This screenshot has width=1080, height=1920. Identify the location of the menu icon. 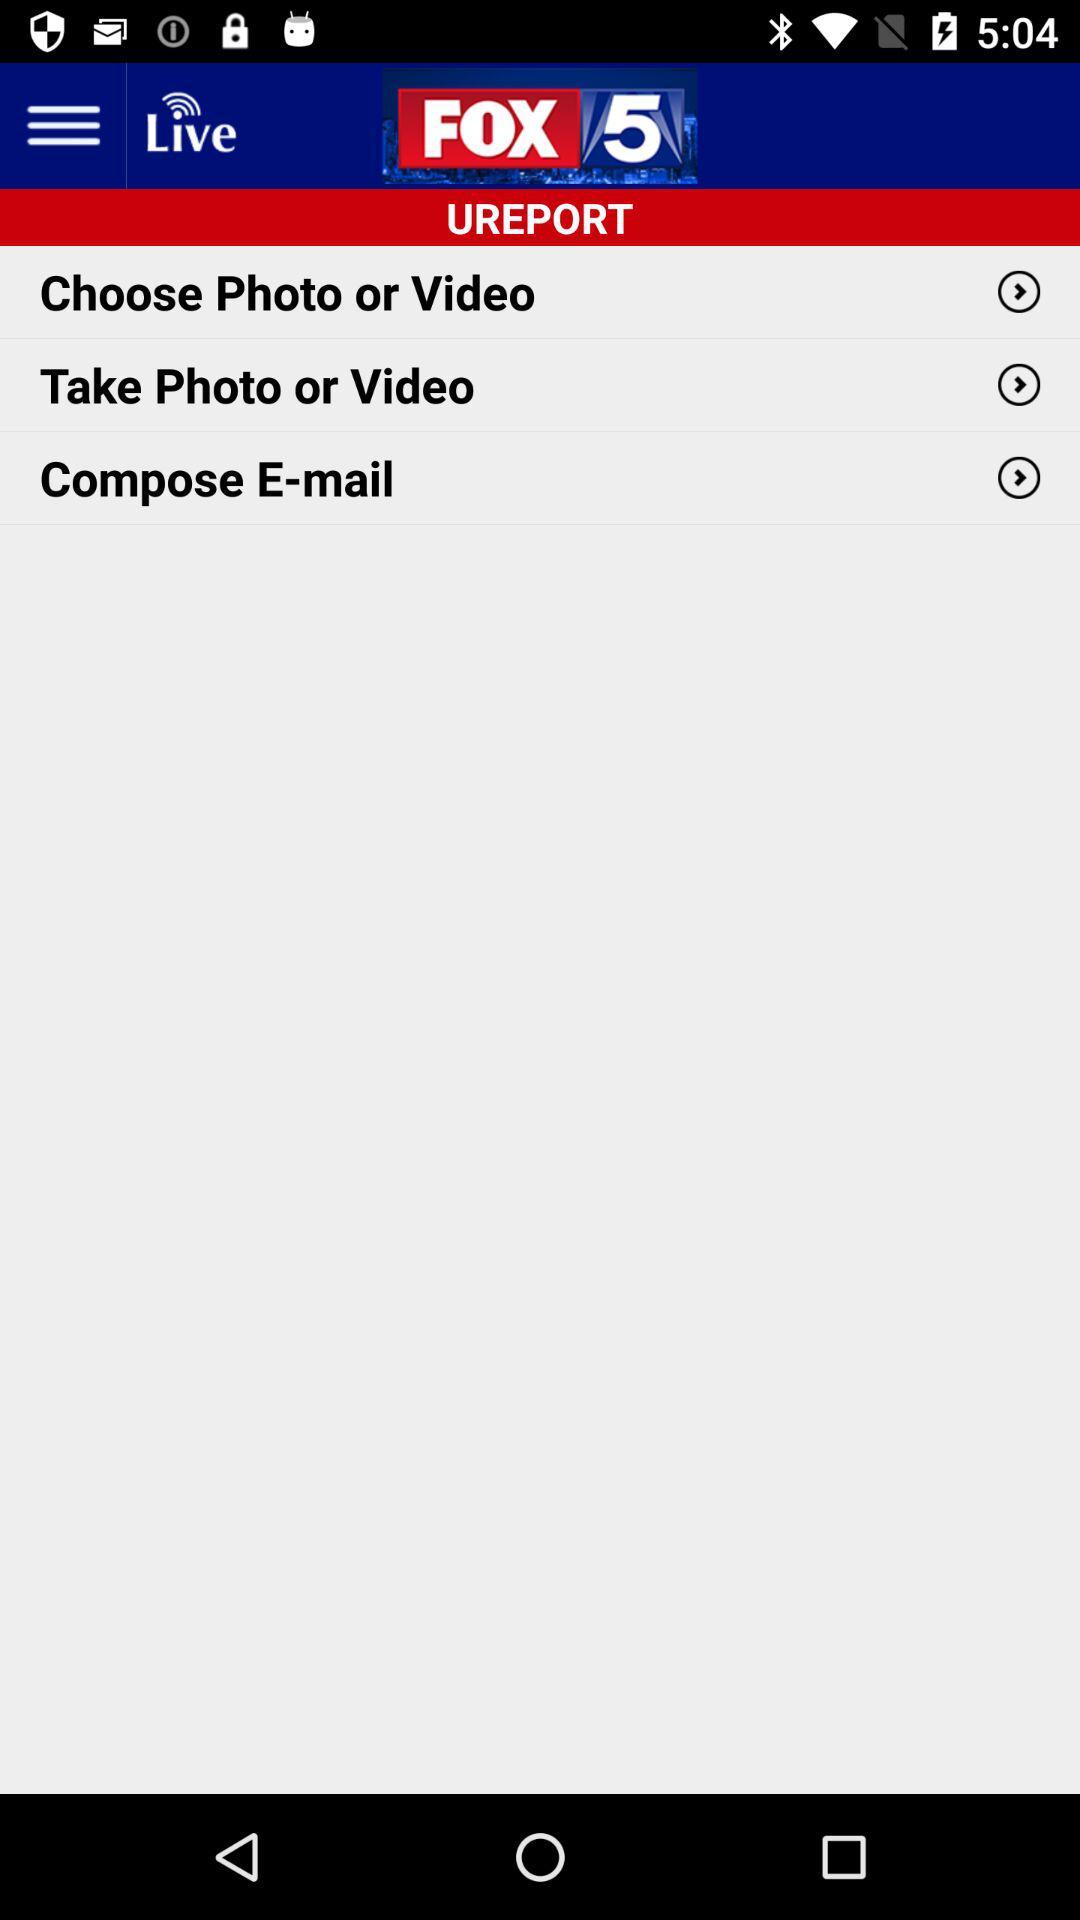
(61, 124).